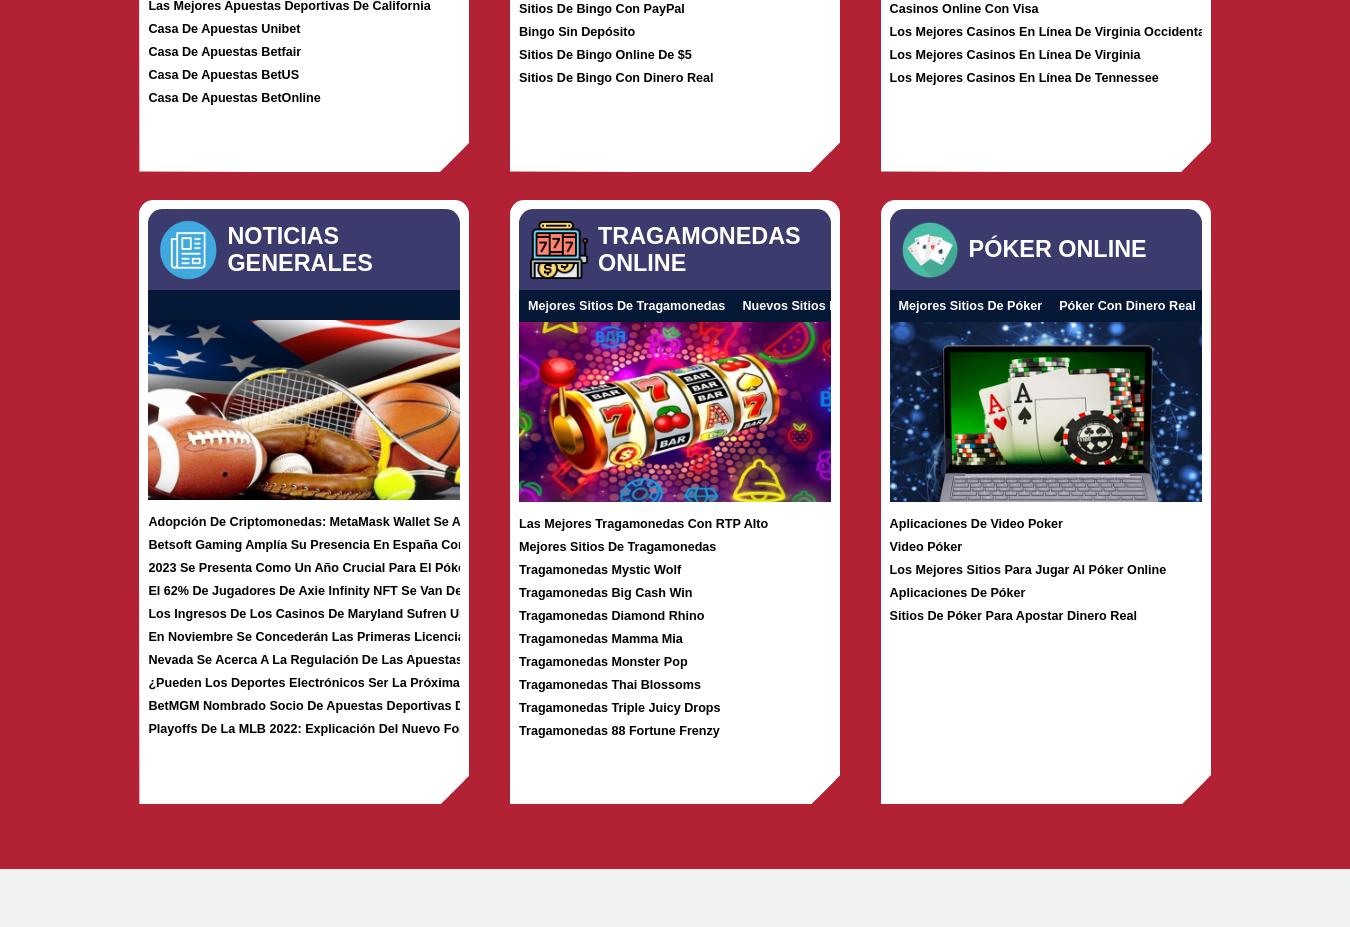 The width and height of the screenshot is (1350, 927). What do you see at coordinates (371, 703) in the screenshot?
I see `'BetMGM Nombrado Socio De Apuestas Deportivas De Los Cincinnati Reds'` at bounding box center [371, 703].